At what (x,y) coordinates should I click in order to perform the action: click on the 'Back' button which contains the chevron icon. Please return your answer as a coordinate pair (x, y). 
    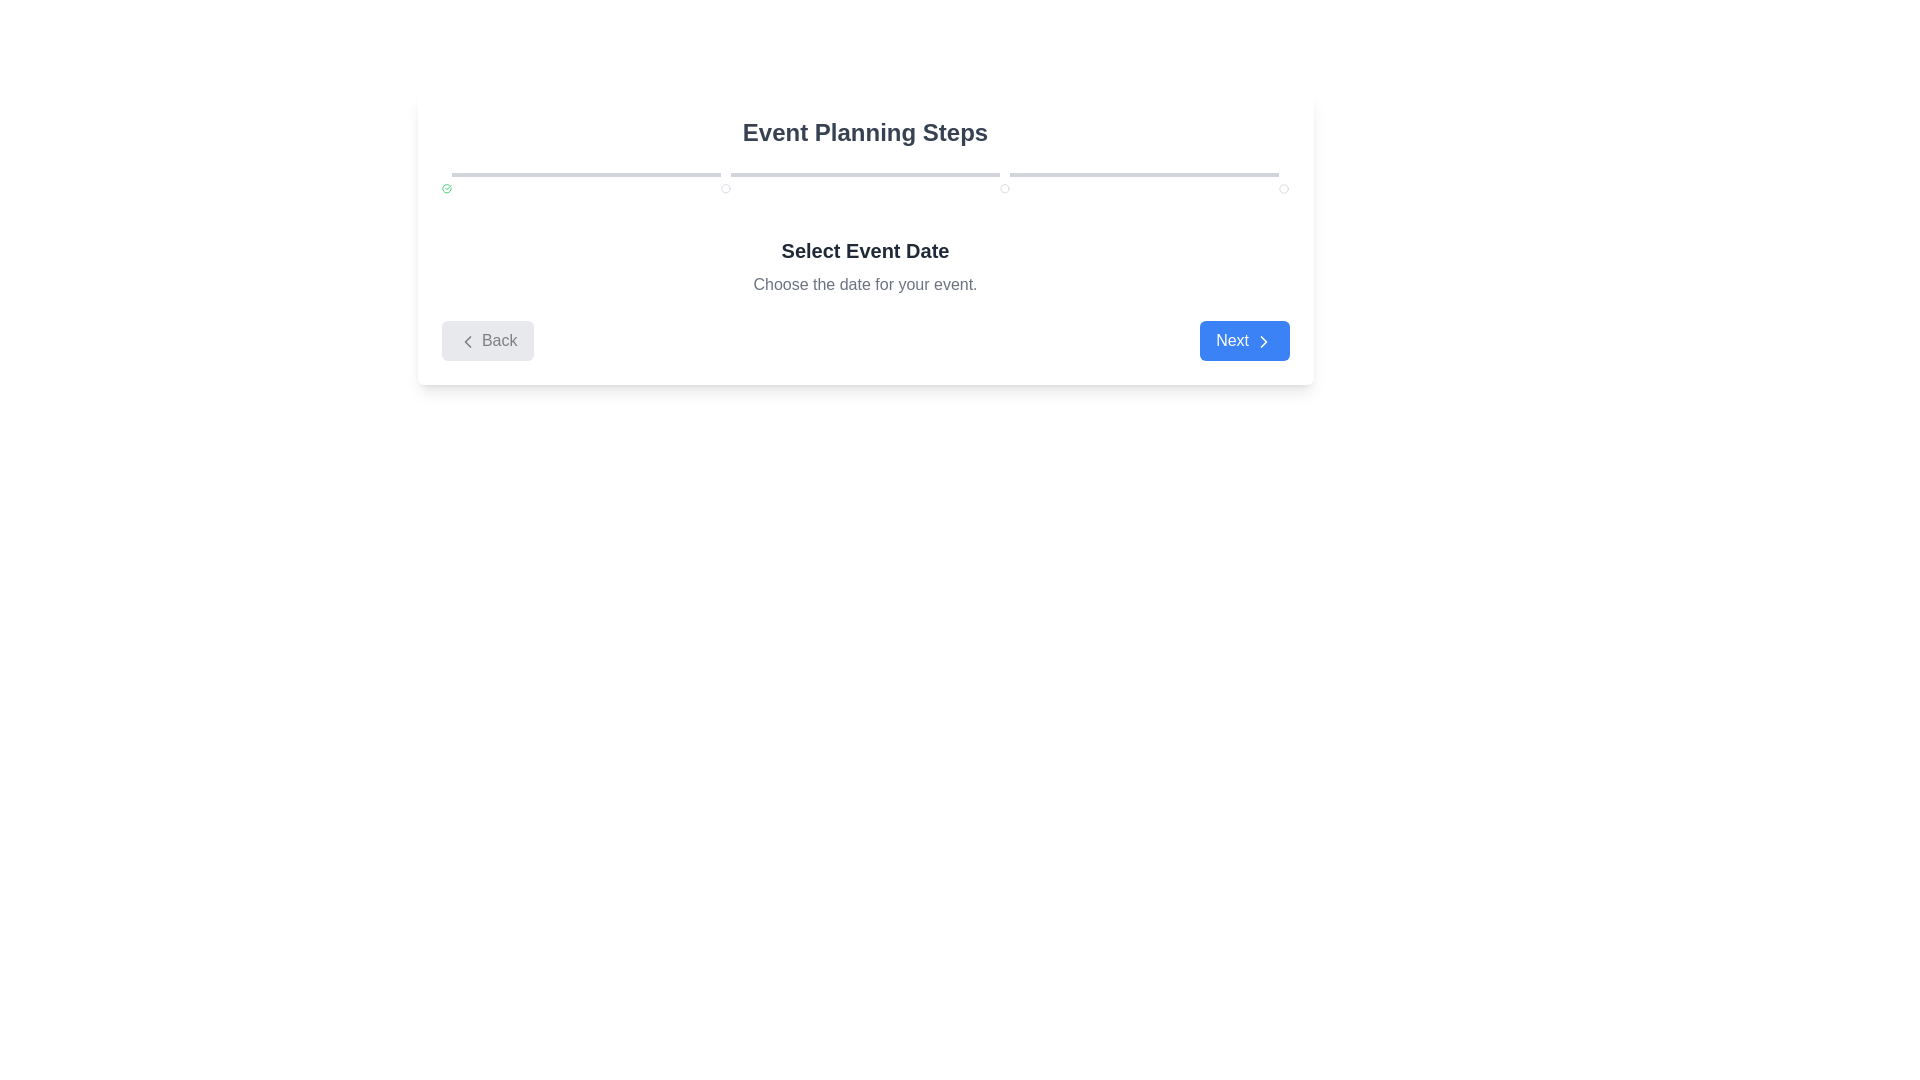
    Looking at the image, I should click on (466, 340).